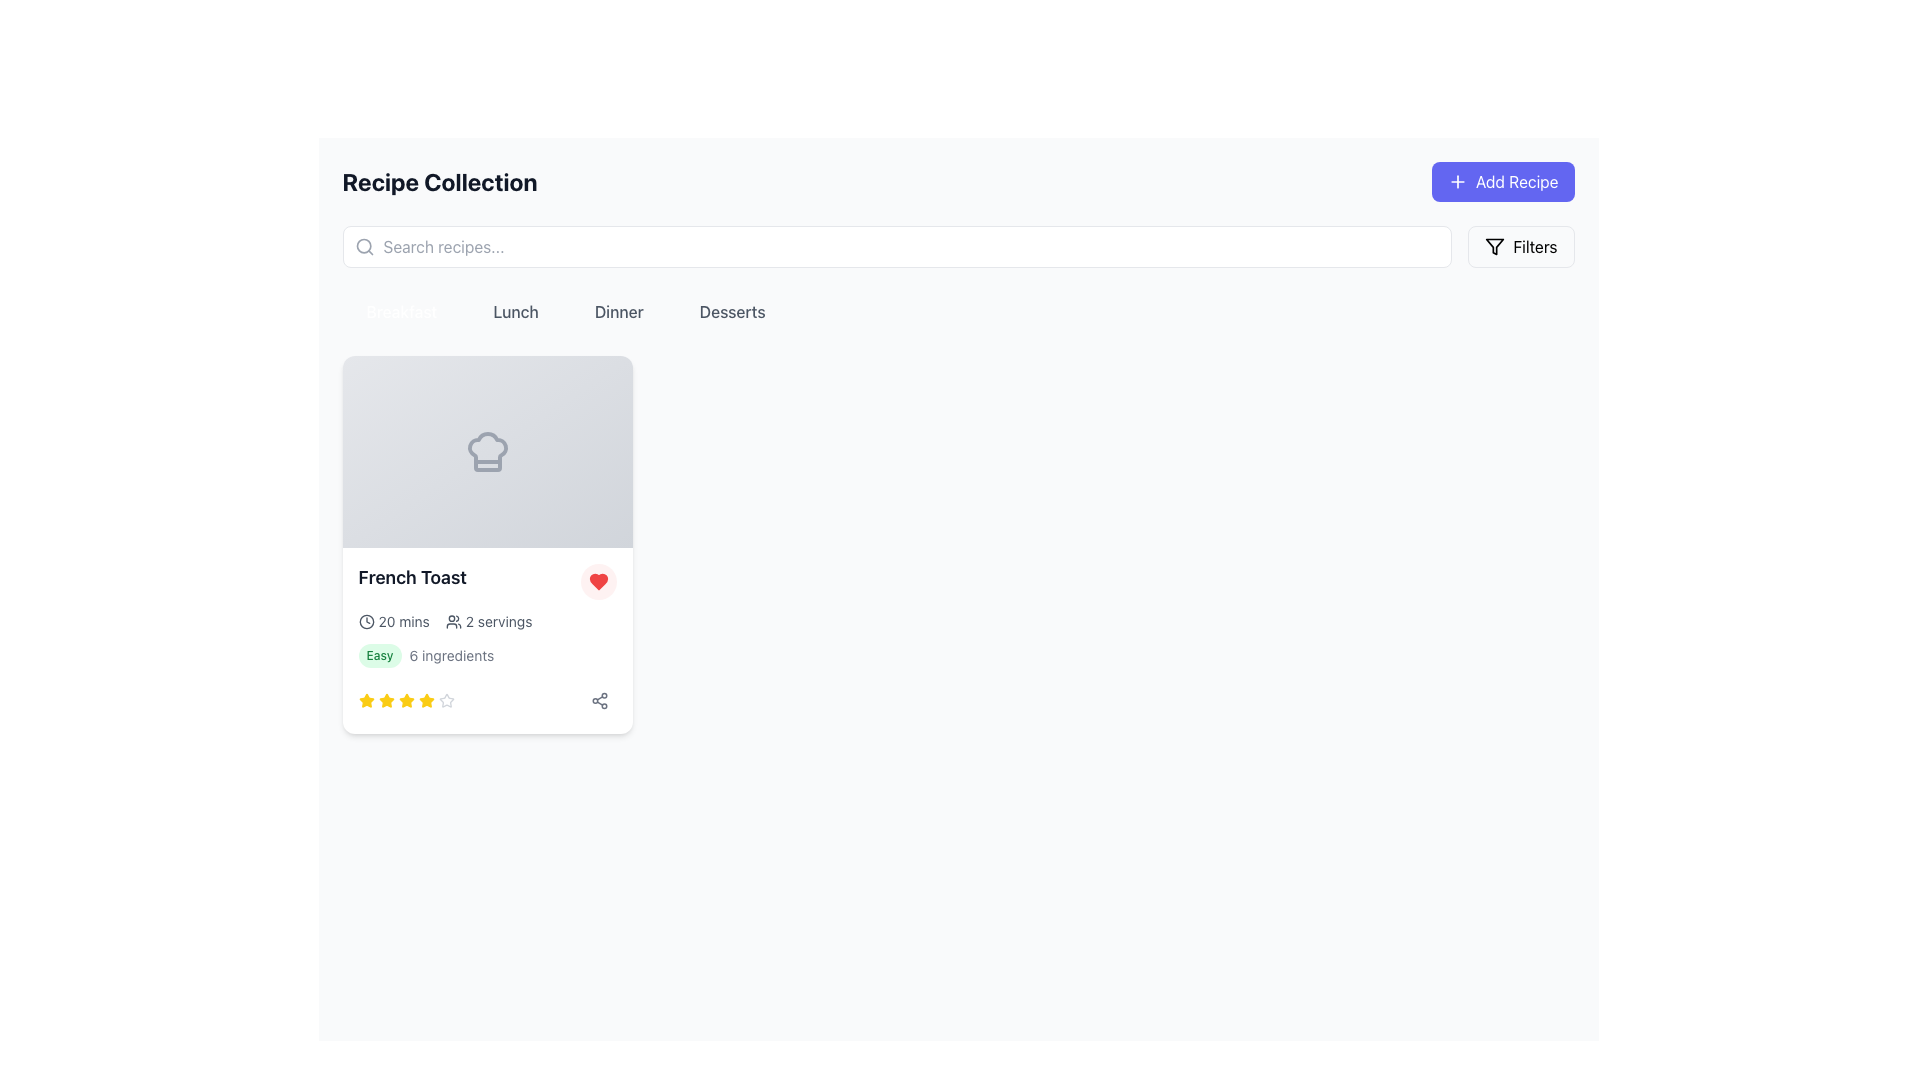 This screenshot has height=1080, width=1920. What do you see at coordinates (386, 700) in the screenshot?
I see `the third yellow star icon in a row of five stars located below the 'French Toast' recipe card` at bounding box center [386, 700].